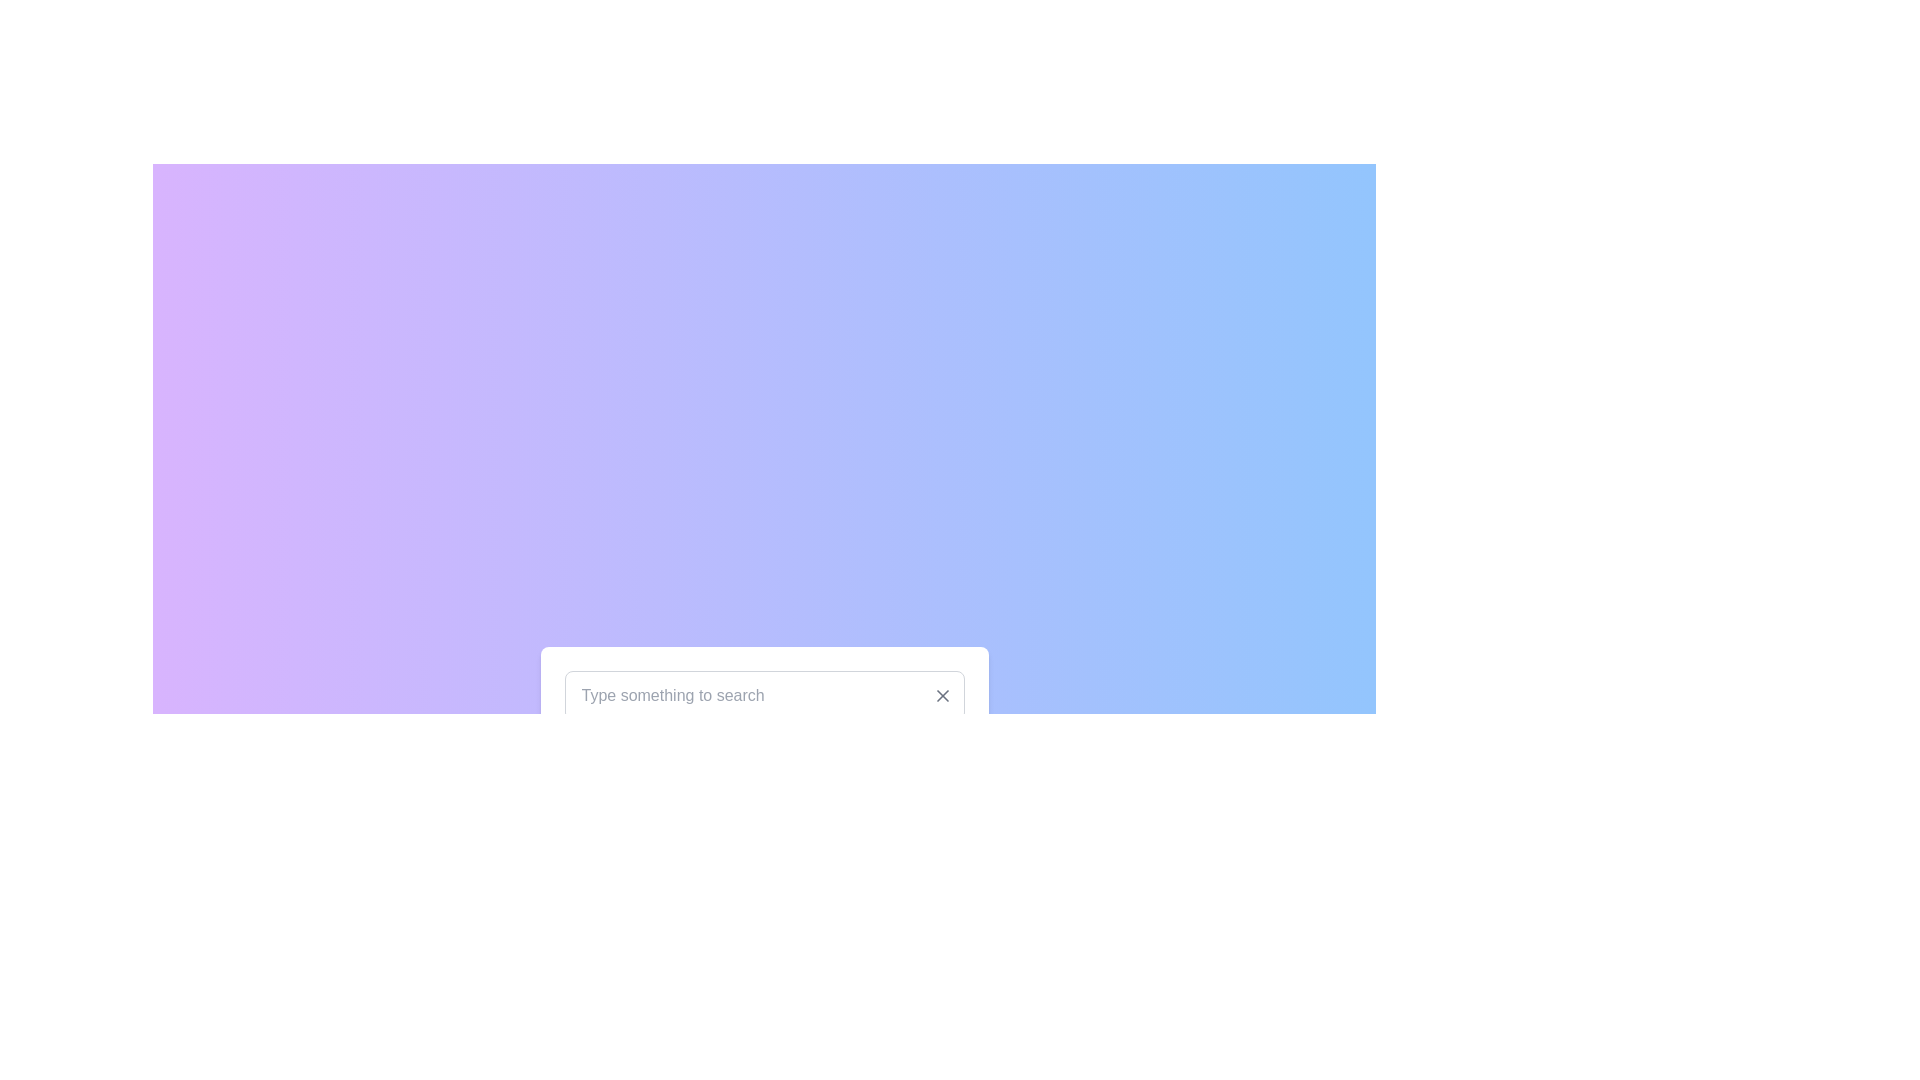 This screenshot has width=1920, height=1080. What do you see at coordinates (941, 694) in the screenshot?
I see `the clear button positioned at the rightmost end of the search input field to clear the text entered in the field` at bounding box center [941, 694].